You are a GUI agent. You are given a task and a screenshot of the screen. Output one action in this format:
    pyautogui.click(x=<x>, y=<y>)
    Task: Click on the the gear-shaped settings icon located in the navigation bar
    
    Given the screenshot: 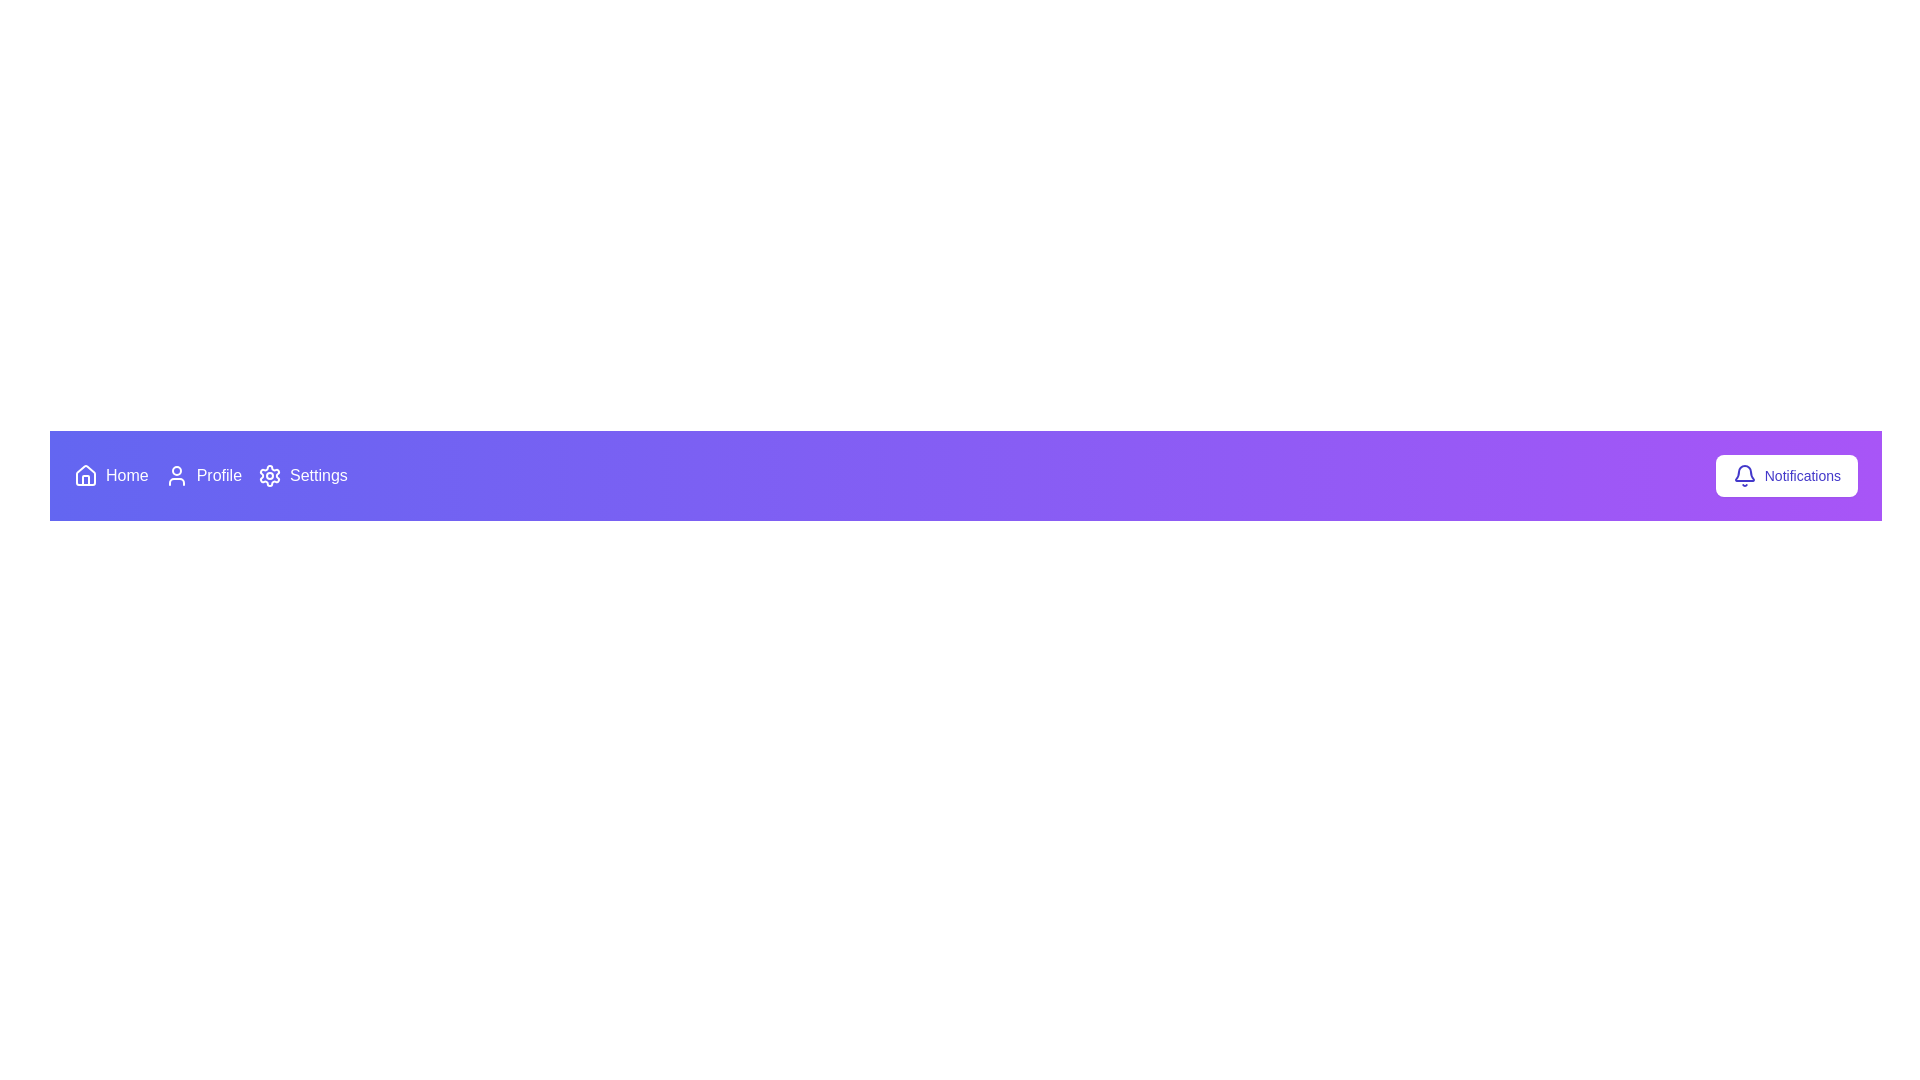 What is the action you would take?
    pyautogui.click(x=269, y=475)
    